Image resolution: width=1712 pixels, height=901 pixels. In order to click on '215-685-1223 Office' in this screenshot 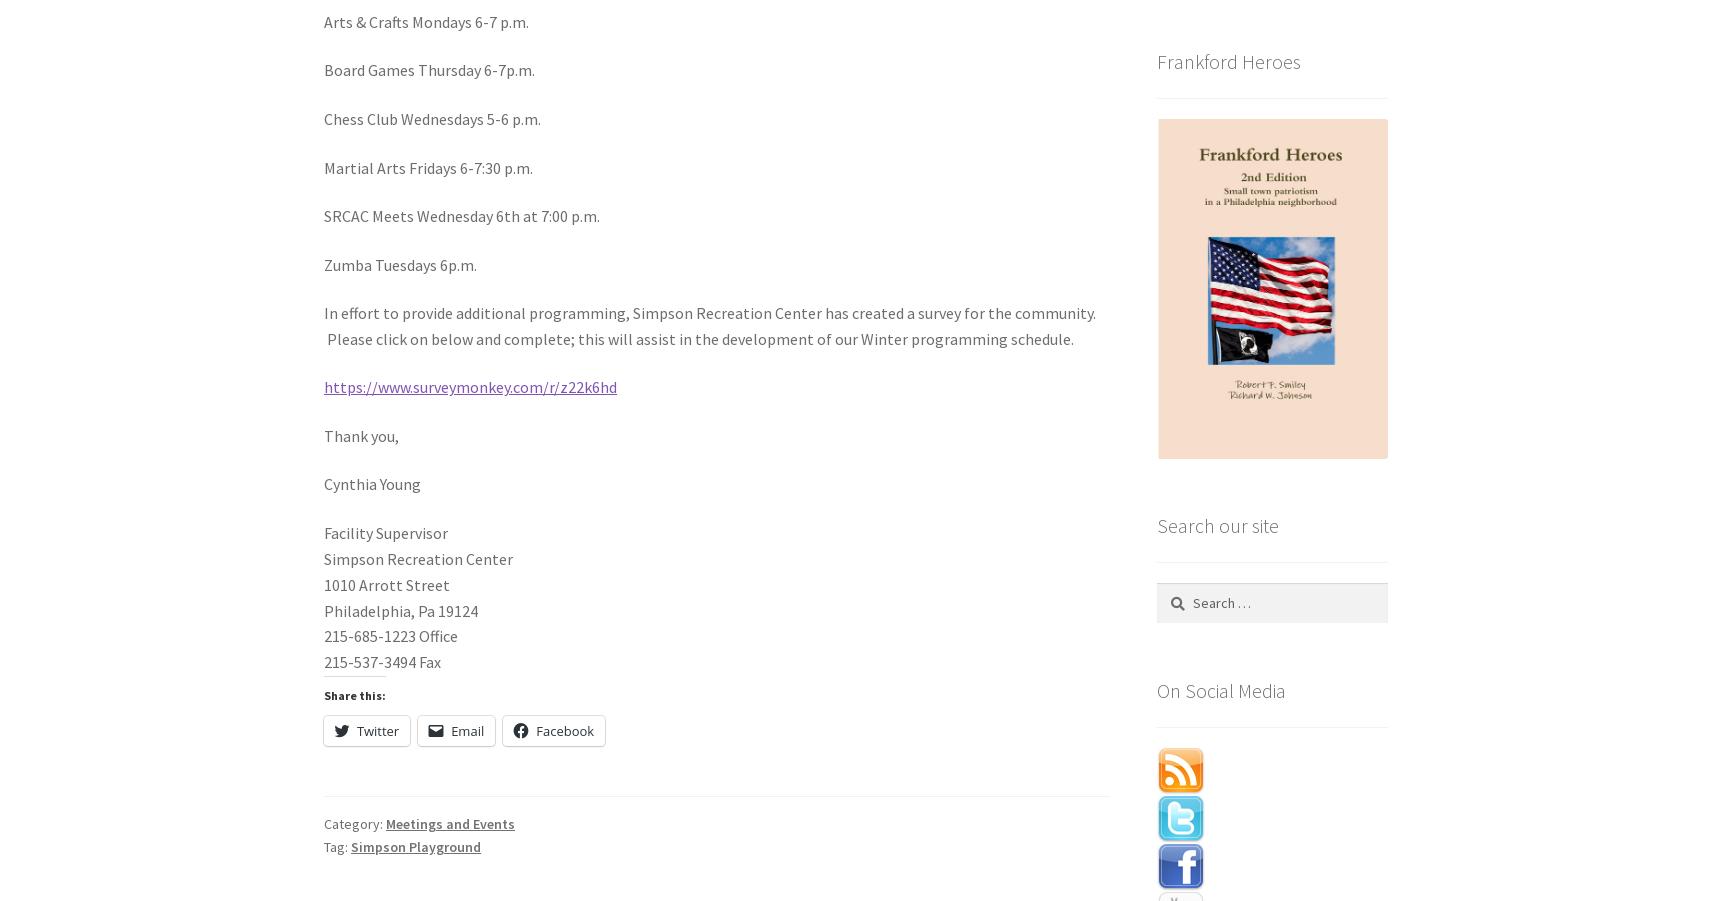, I will do `click(391, 636)`.